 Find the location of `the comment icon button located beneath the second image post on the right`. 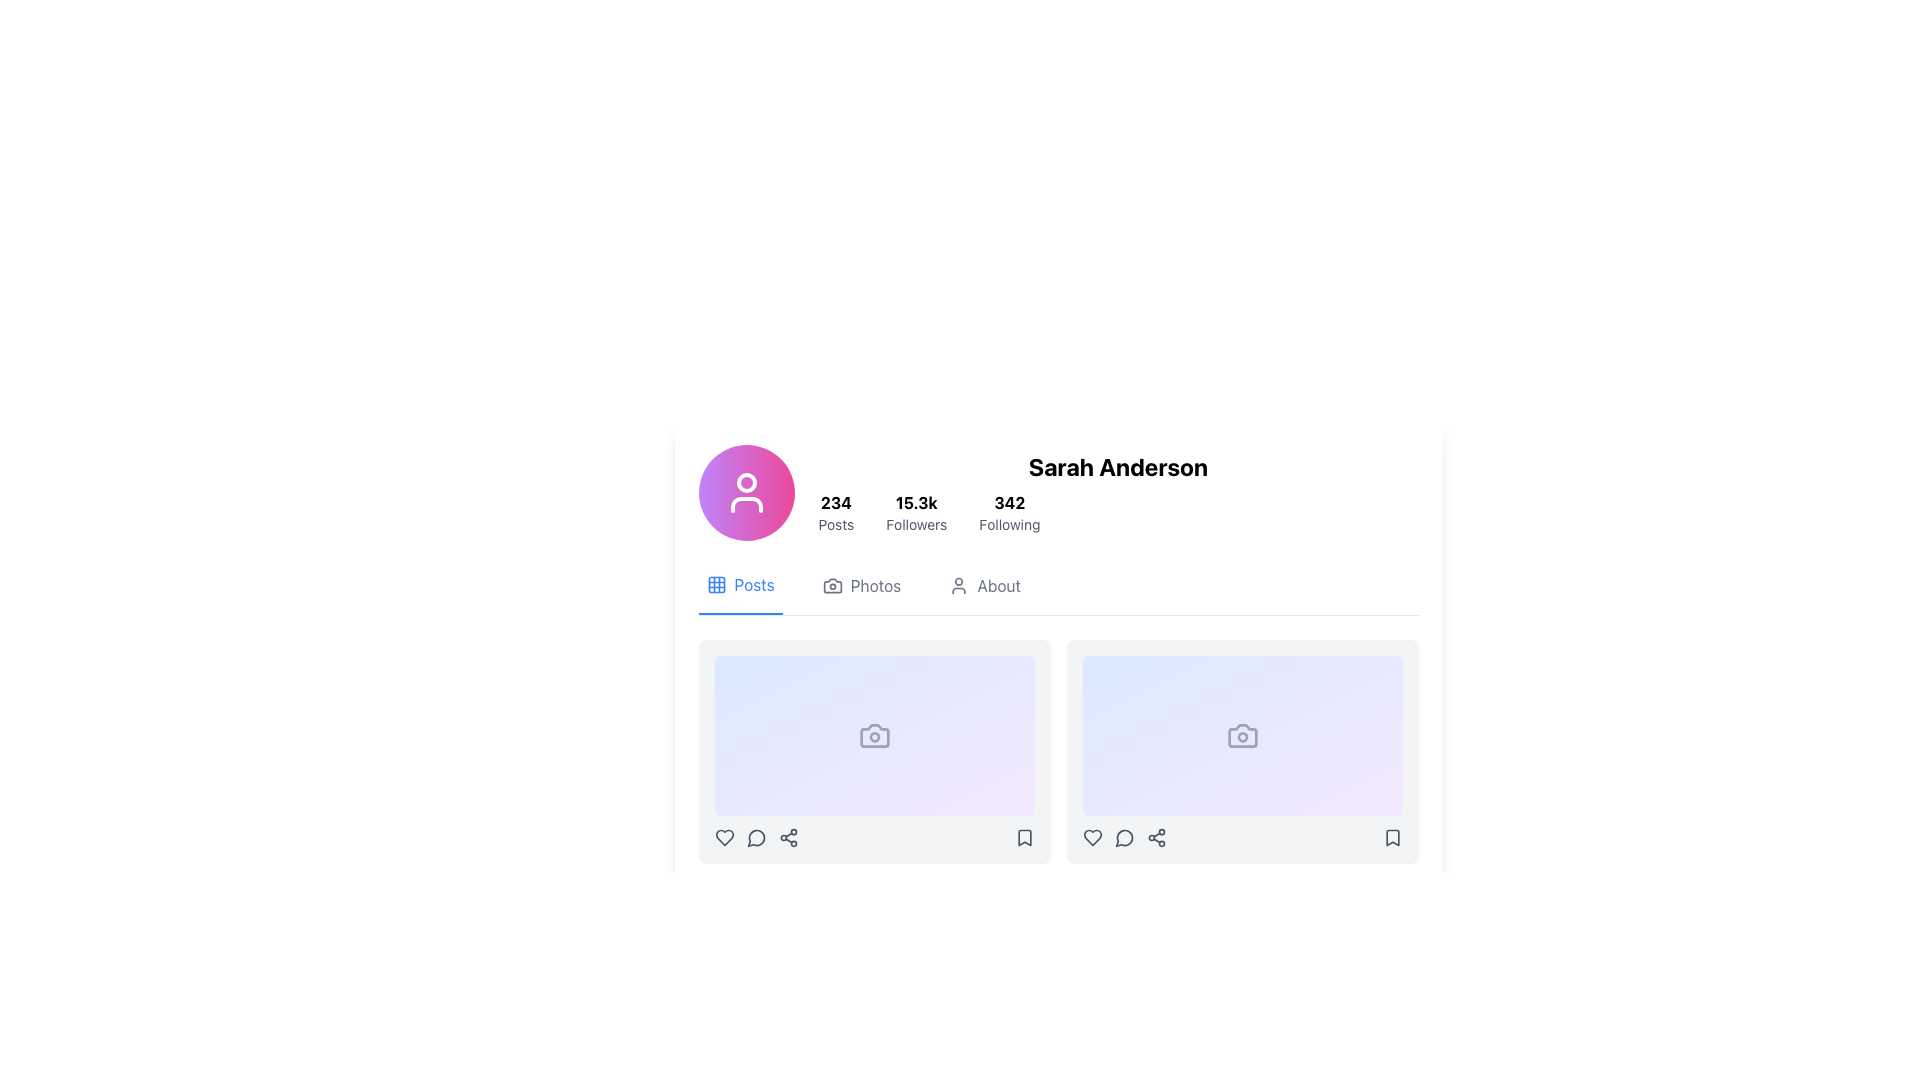

the comment icon button located beneath the second image post on the right is located at coordinates (1124, 837).